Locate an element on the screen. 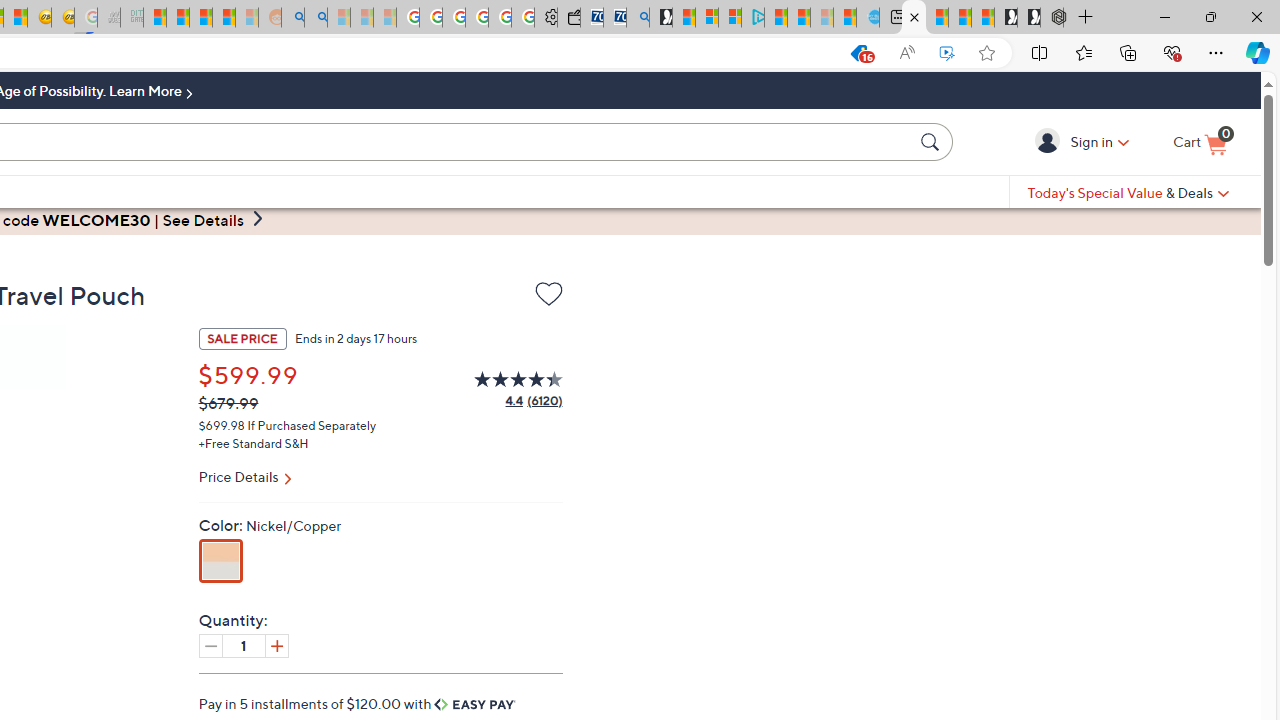 The image size is (1280, 720). 'Today' is located at coordinates (1128, 192).